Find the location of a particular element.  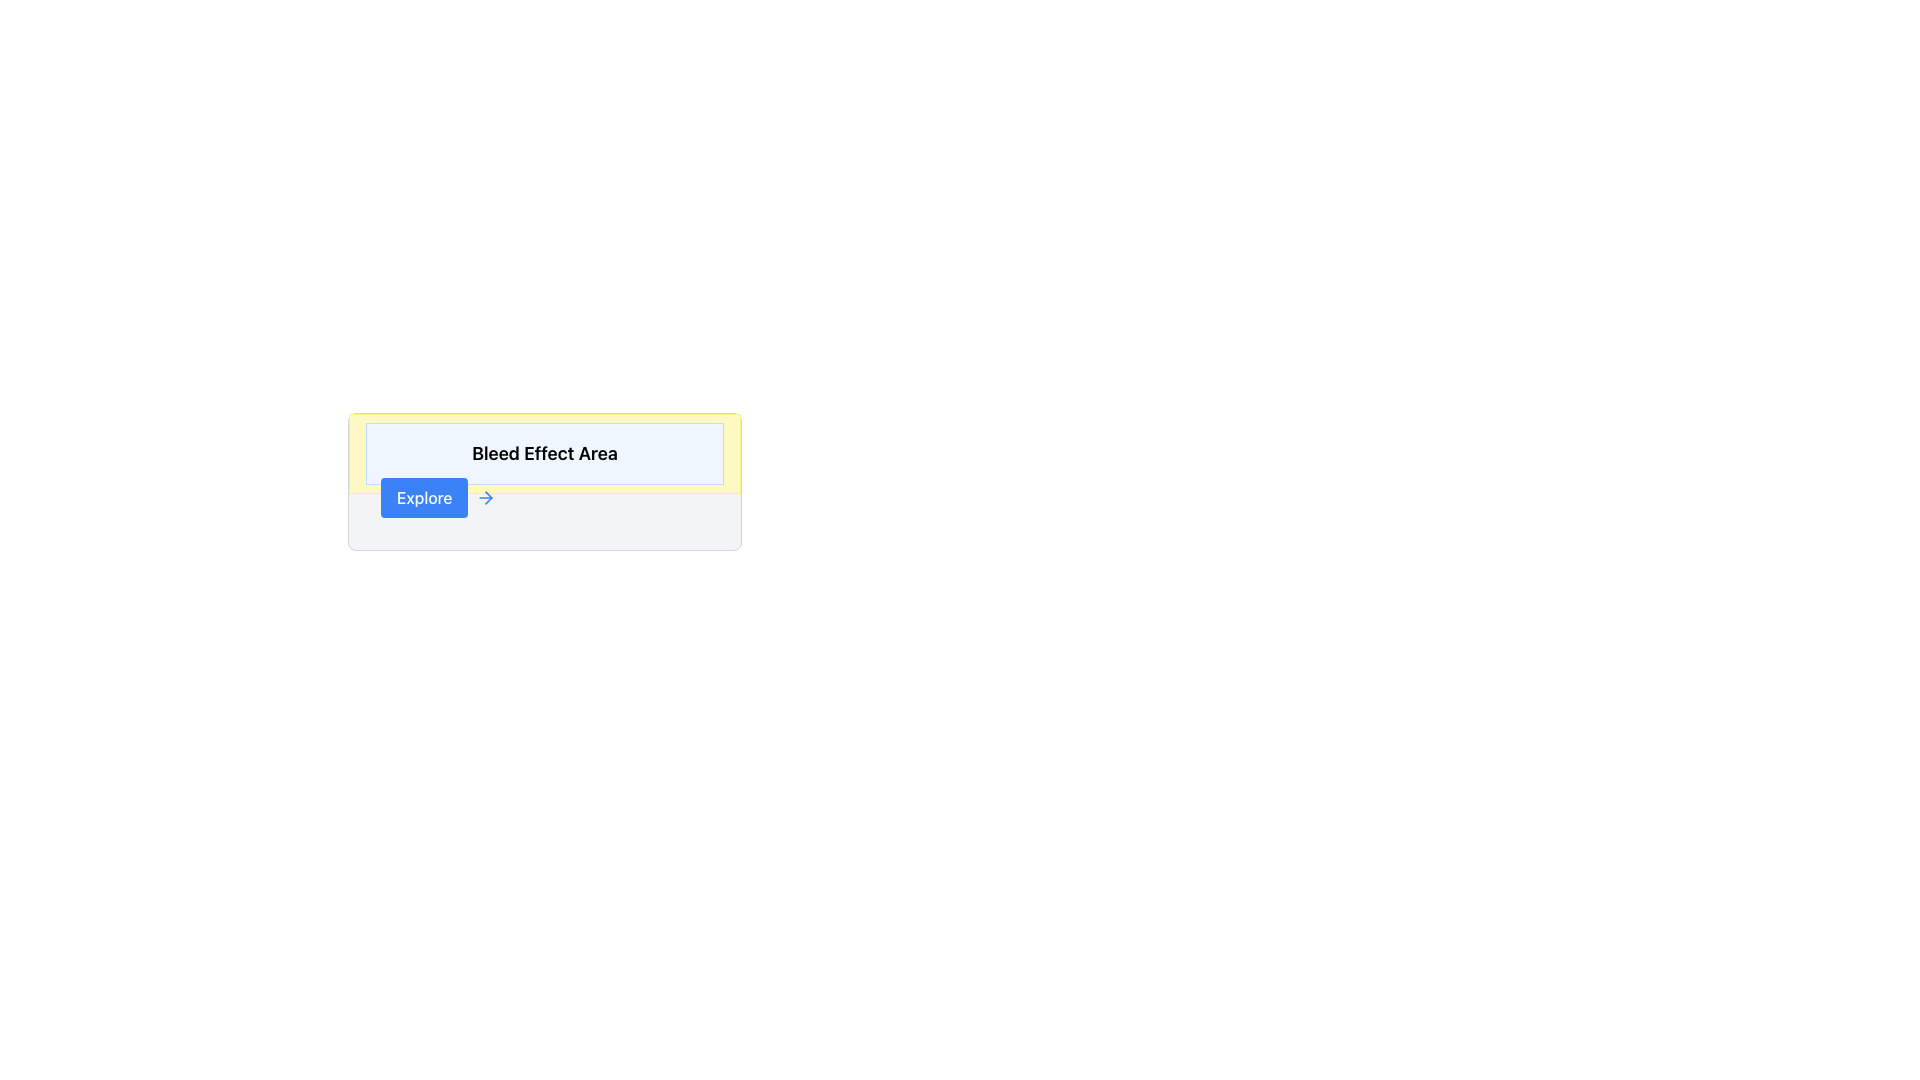

the centered text label that reads 'Bleed Effect Area', styled in a large bold font, located in a light blue section above the blue button labeled 'Explore' is located at coordinates (545, 454).